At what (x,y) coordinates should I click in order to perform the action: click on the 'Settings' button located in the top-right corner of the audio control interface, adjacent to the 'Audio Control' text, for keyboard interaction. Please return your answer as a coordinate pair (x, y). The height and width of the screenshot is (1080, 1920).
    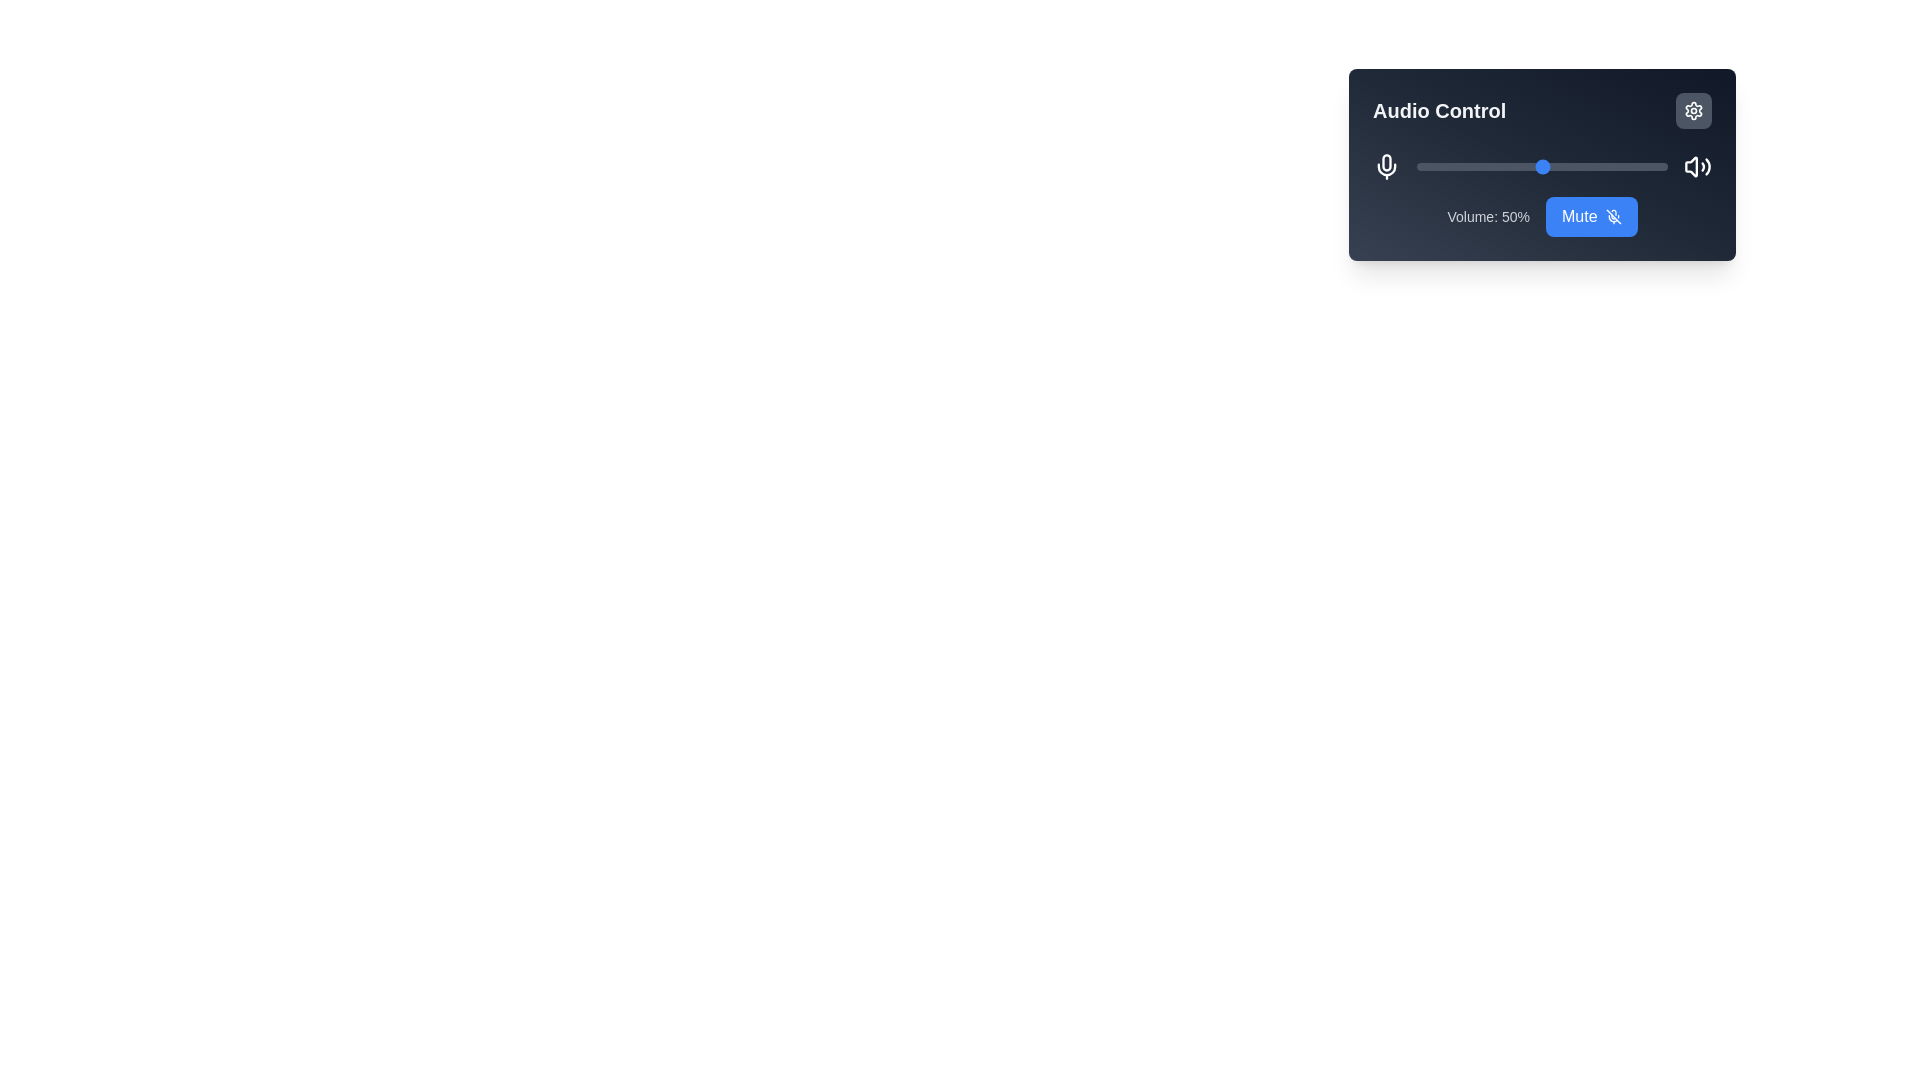
    Looking at the image, I should click on (1693, 111).